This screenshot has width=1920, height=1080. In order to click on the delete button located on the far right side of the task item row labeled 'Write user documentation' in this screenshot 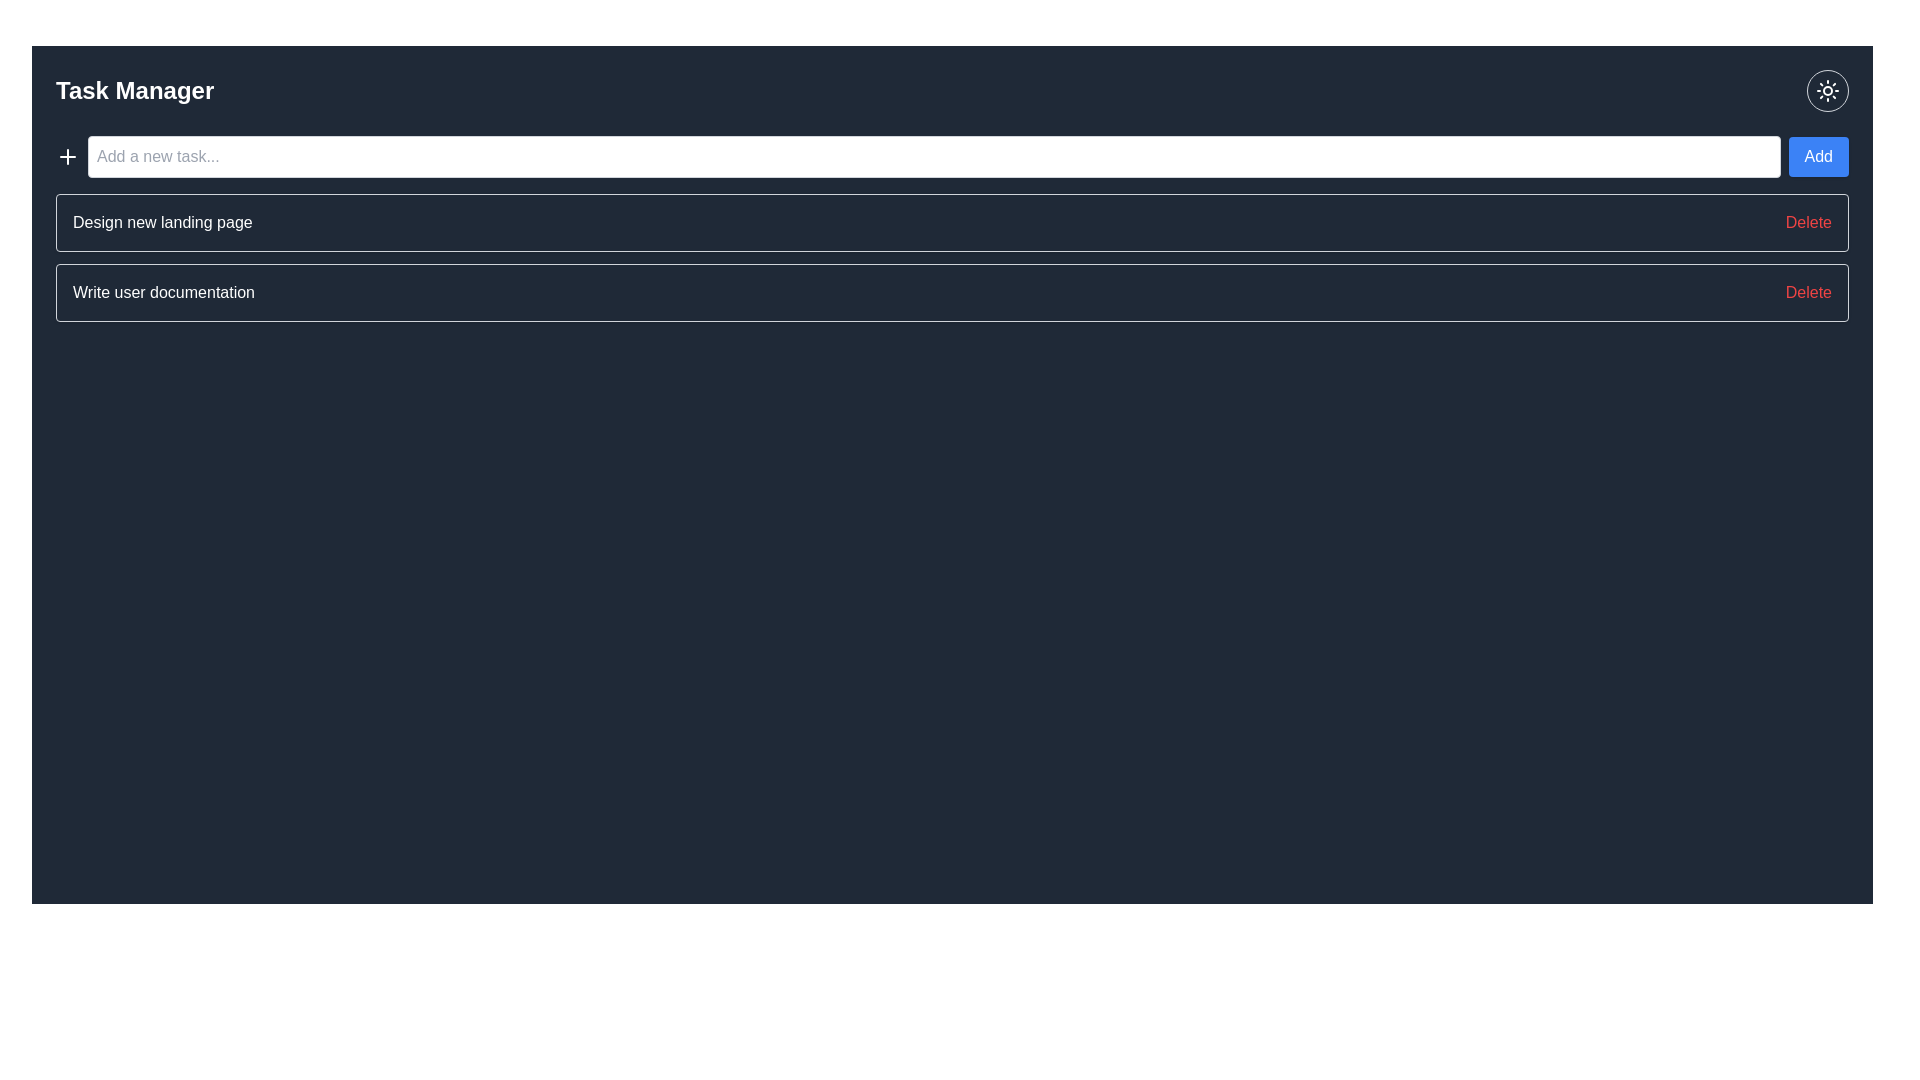, I will do `click(1808, 293)`.